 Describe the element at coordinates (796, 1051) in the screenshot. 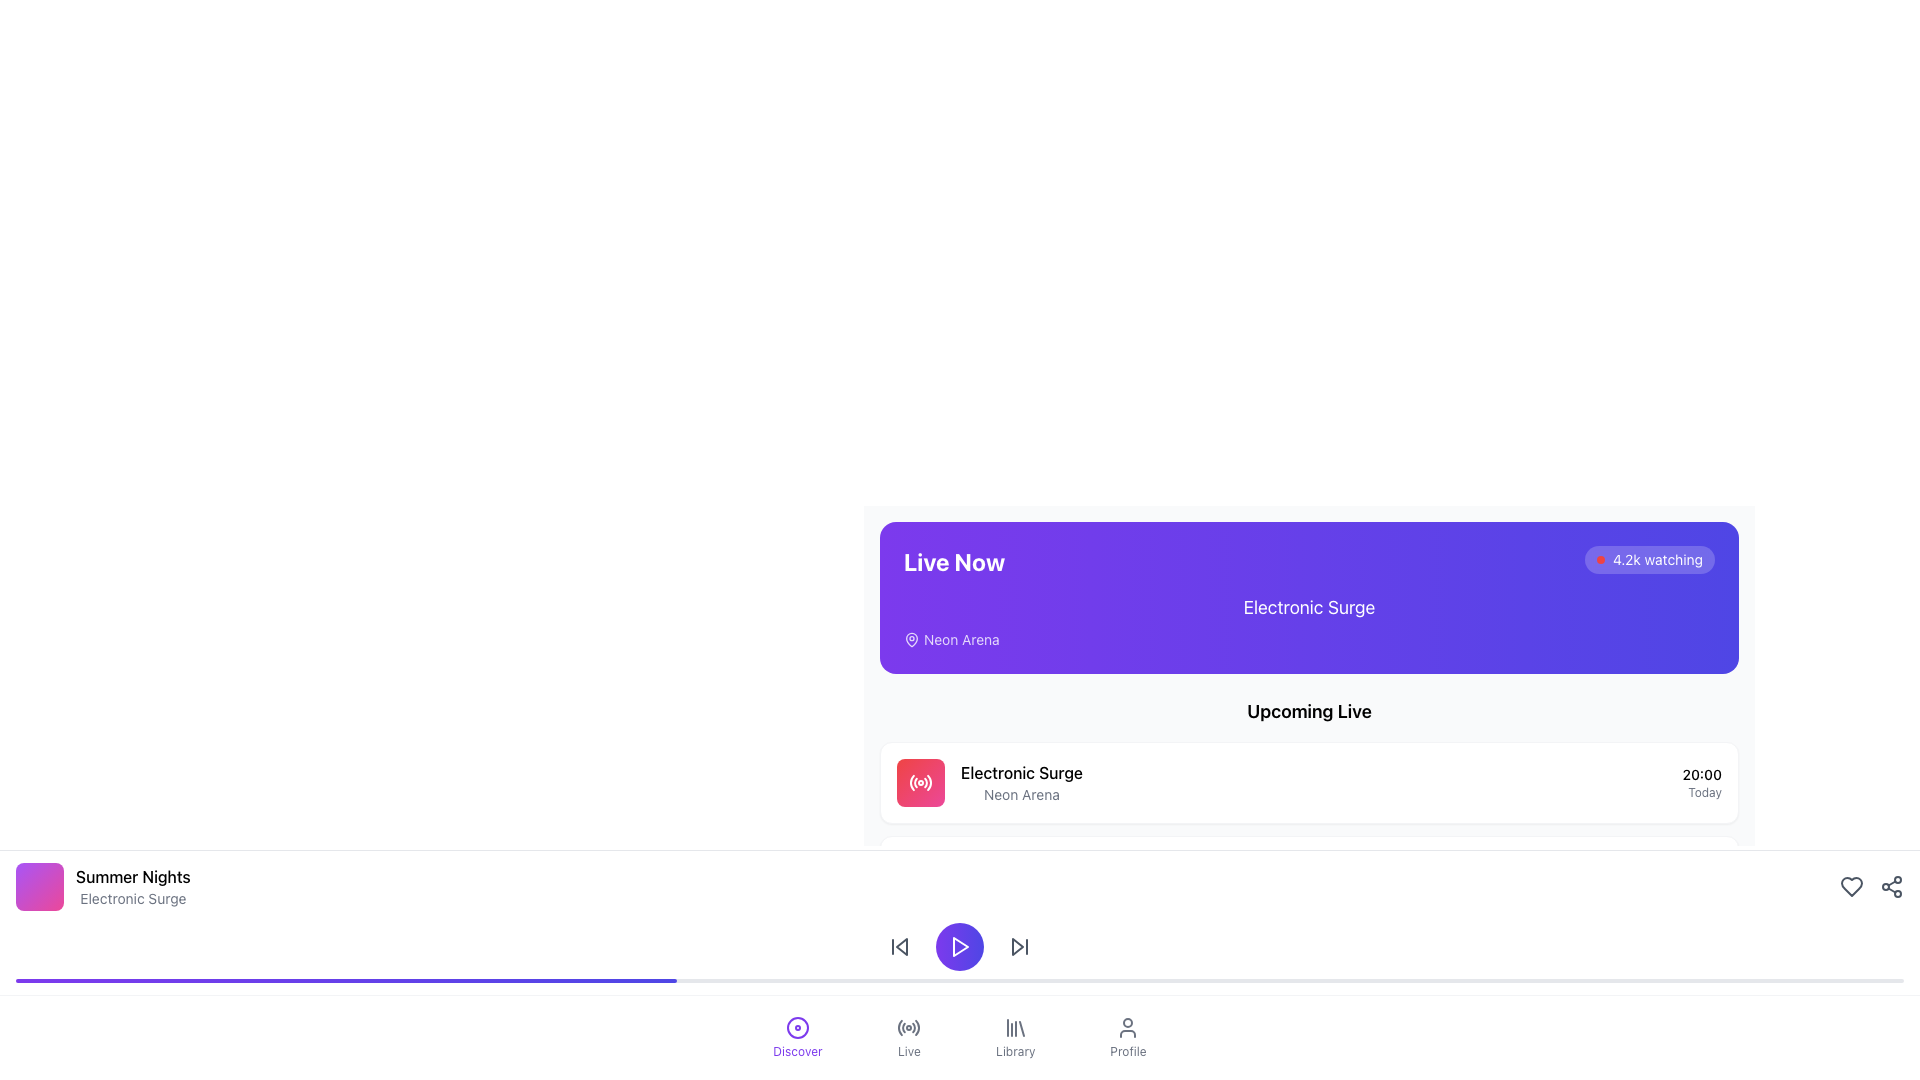

I see `the 'Discover' text label, which is a small purple font label located below a circular icon in the navigation bar at the bottom of the interface` at that location.